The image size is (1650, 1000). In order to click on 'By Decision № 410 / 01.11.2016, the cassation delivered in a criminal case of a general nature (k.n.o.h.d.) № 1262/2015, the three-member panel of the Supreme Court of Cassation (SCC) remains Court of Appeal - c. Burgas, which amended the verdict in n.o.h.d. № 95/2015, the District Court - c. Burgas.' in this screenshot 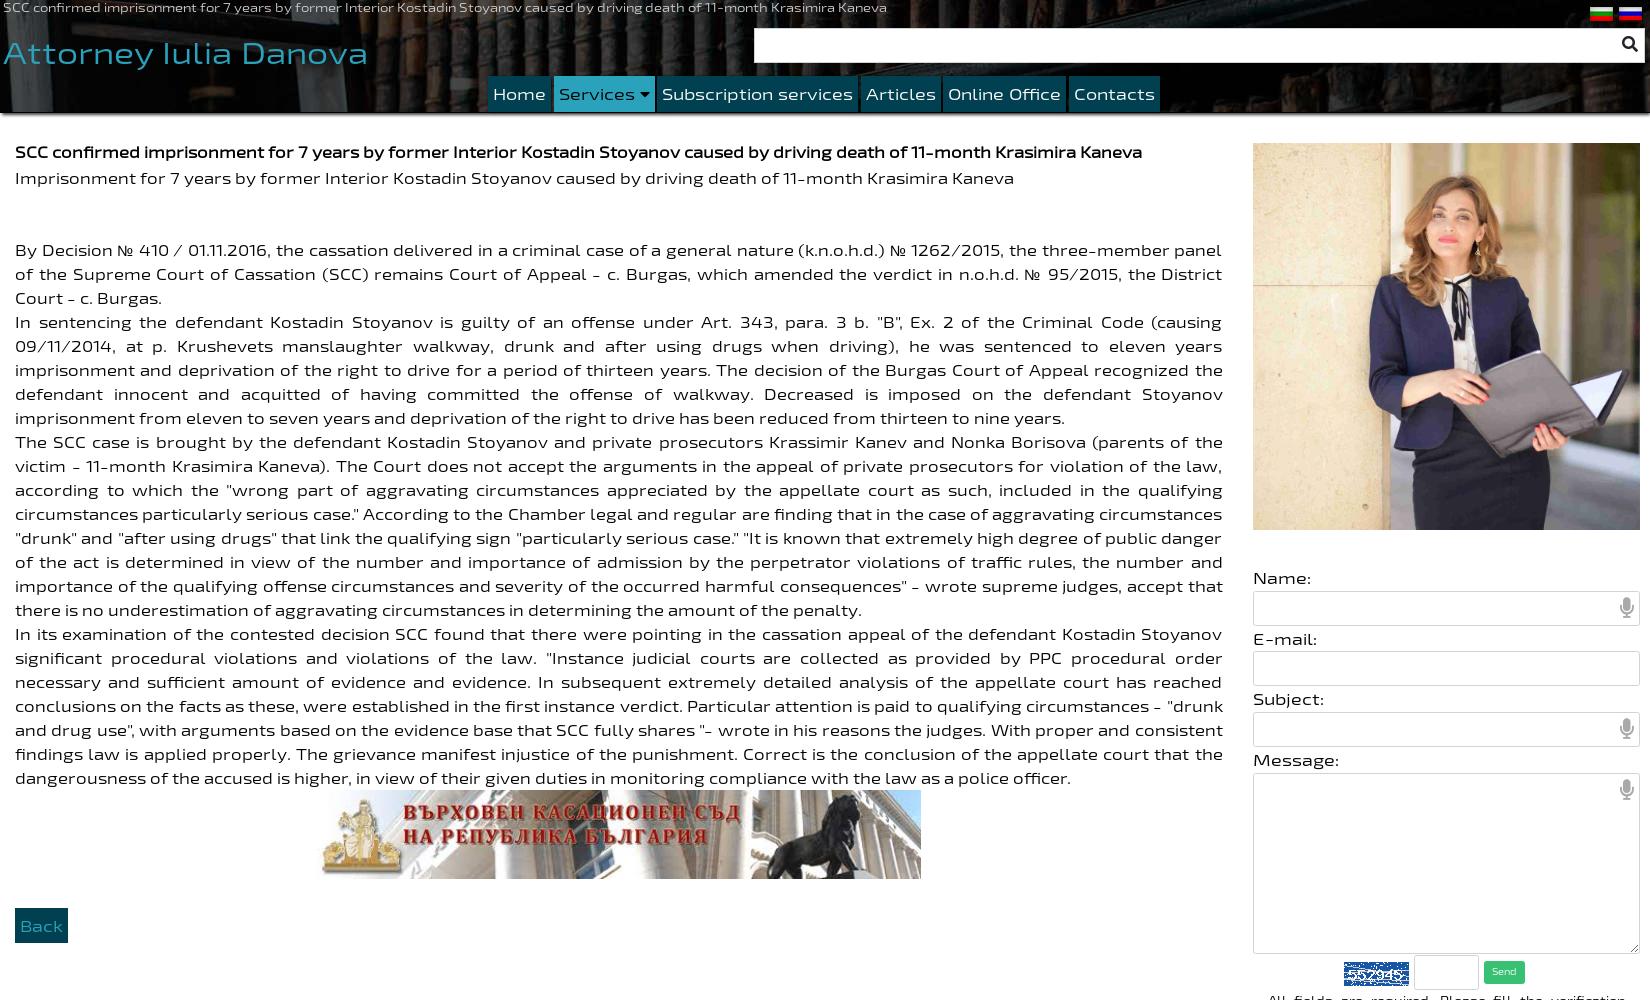, I will do `click(617, 273)`.